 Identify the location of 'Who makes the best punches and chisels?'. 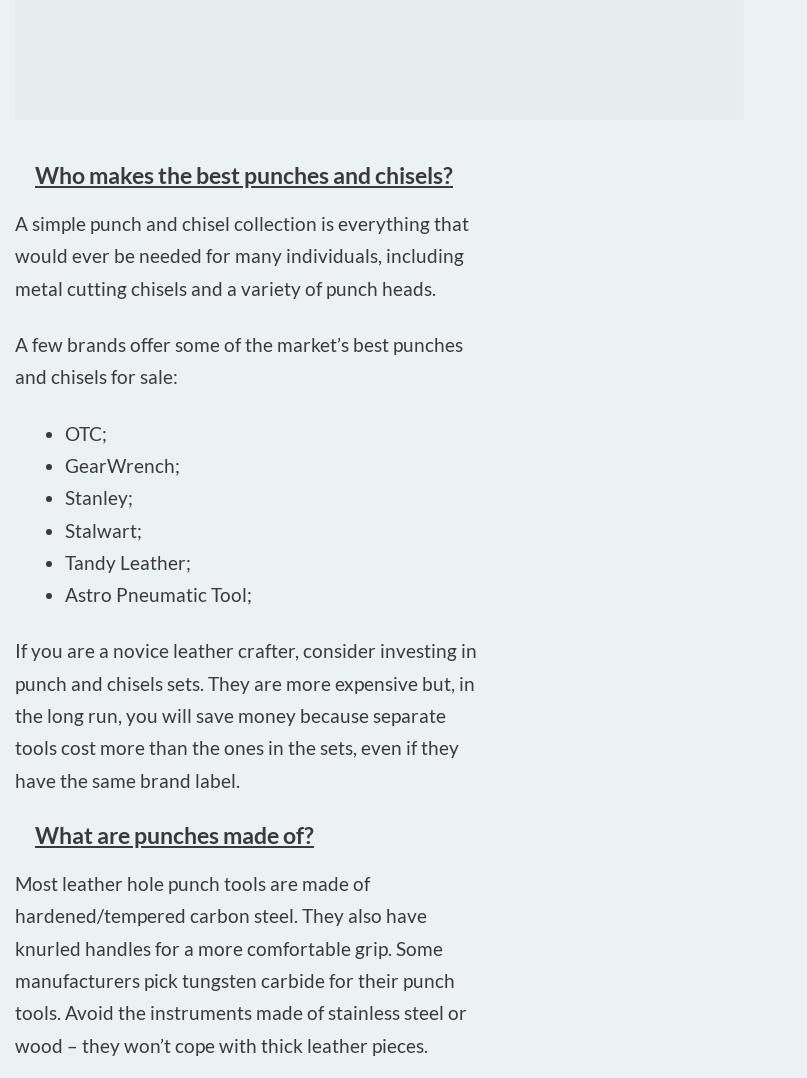
(243, 172).